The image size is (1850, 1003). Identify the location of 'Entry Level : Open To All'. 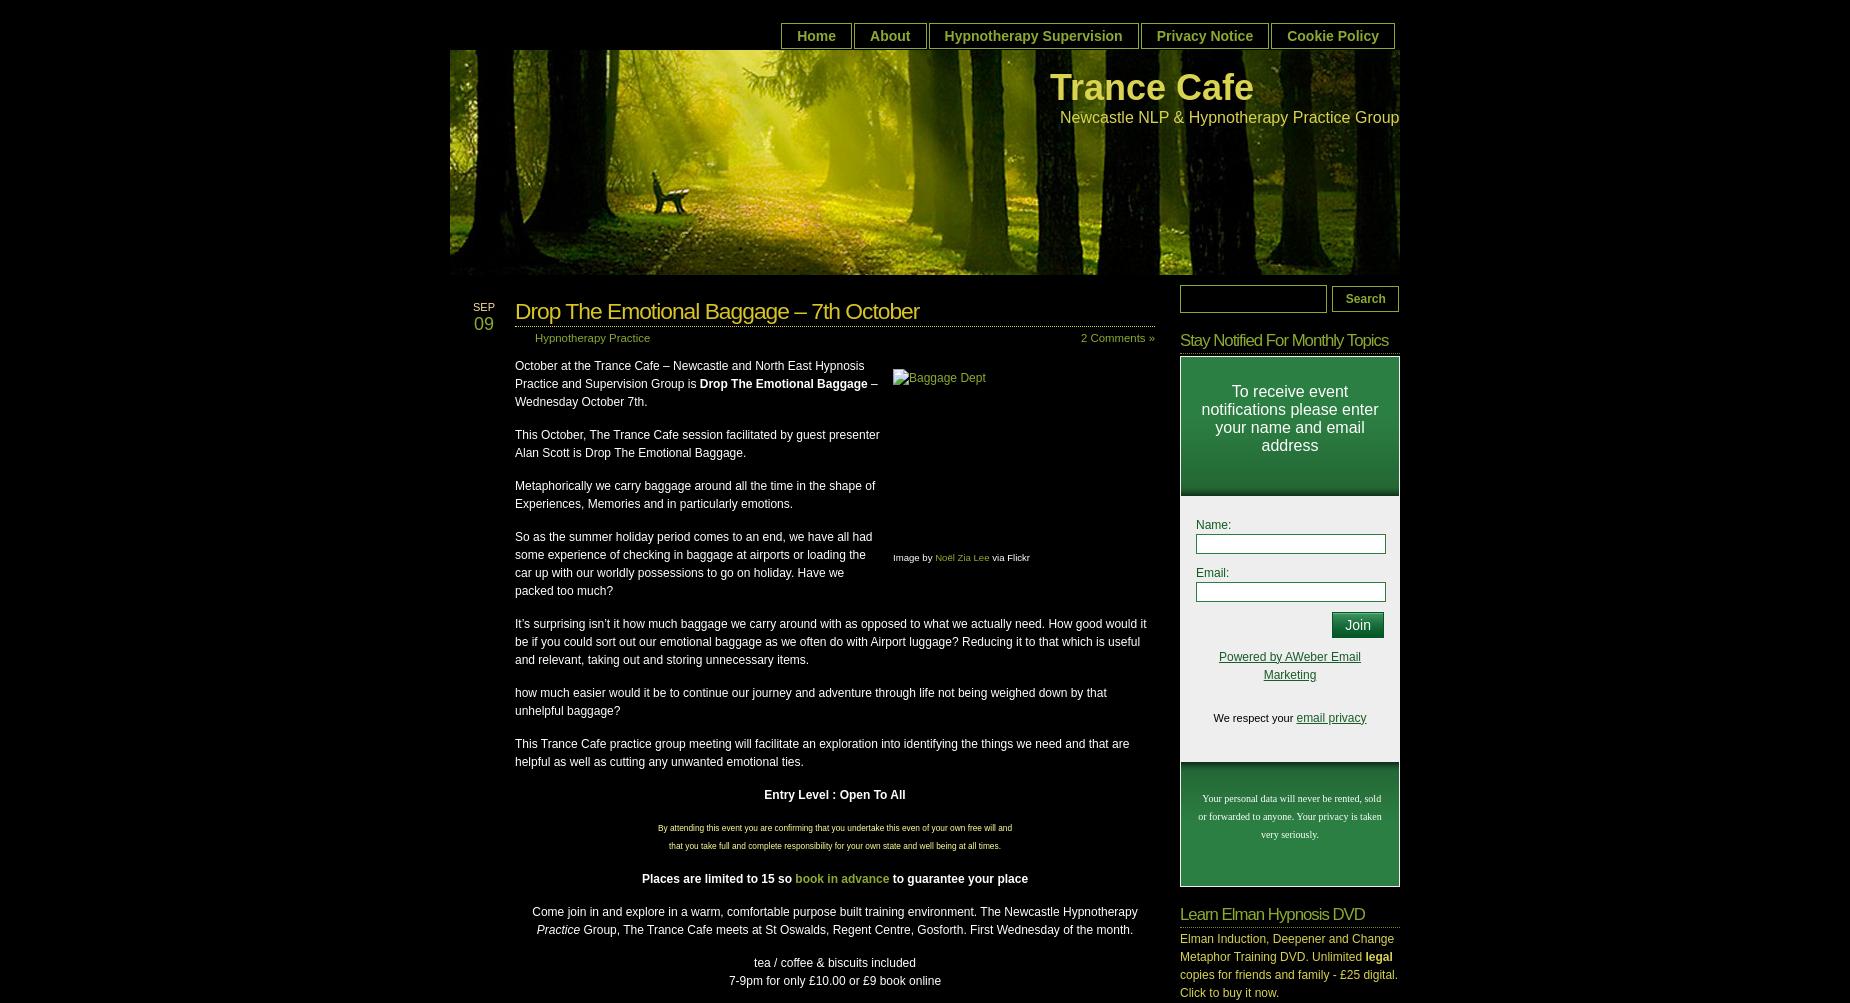
(834, 792).